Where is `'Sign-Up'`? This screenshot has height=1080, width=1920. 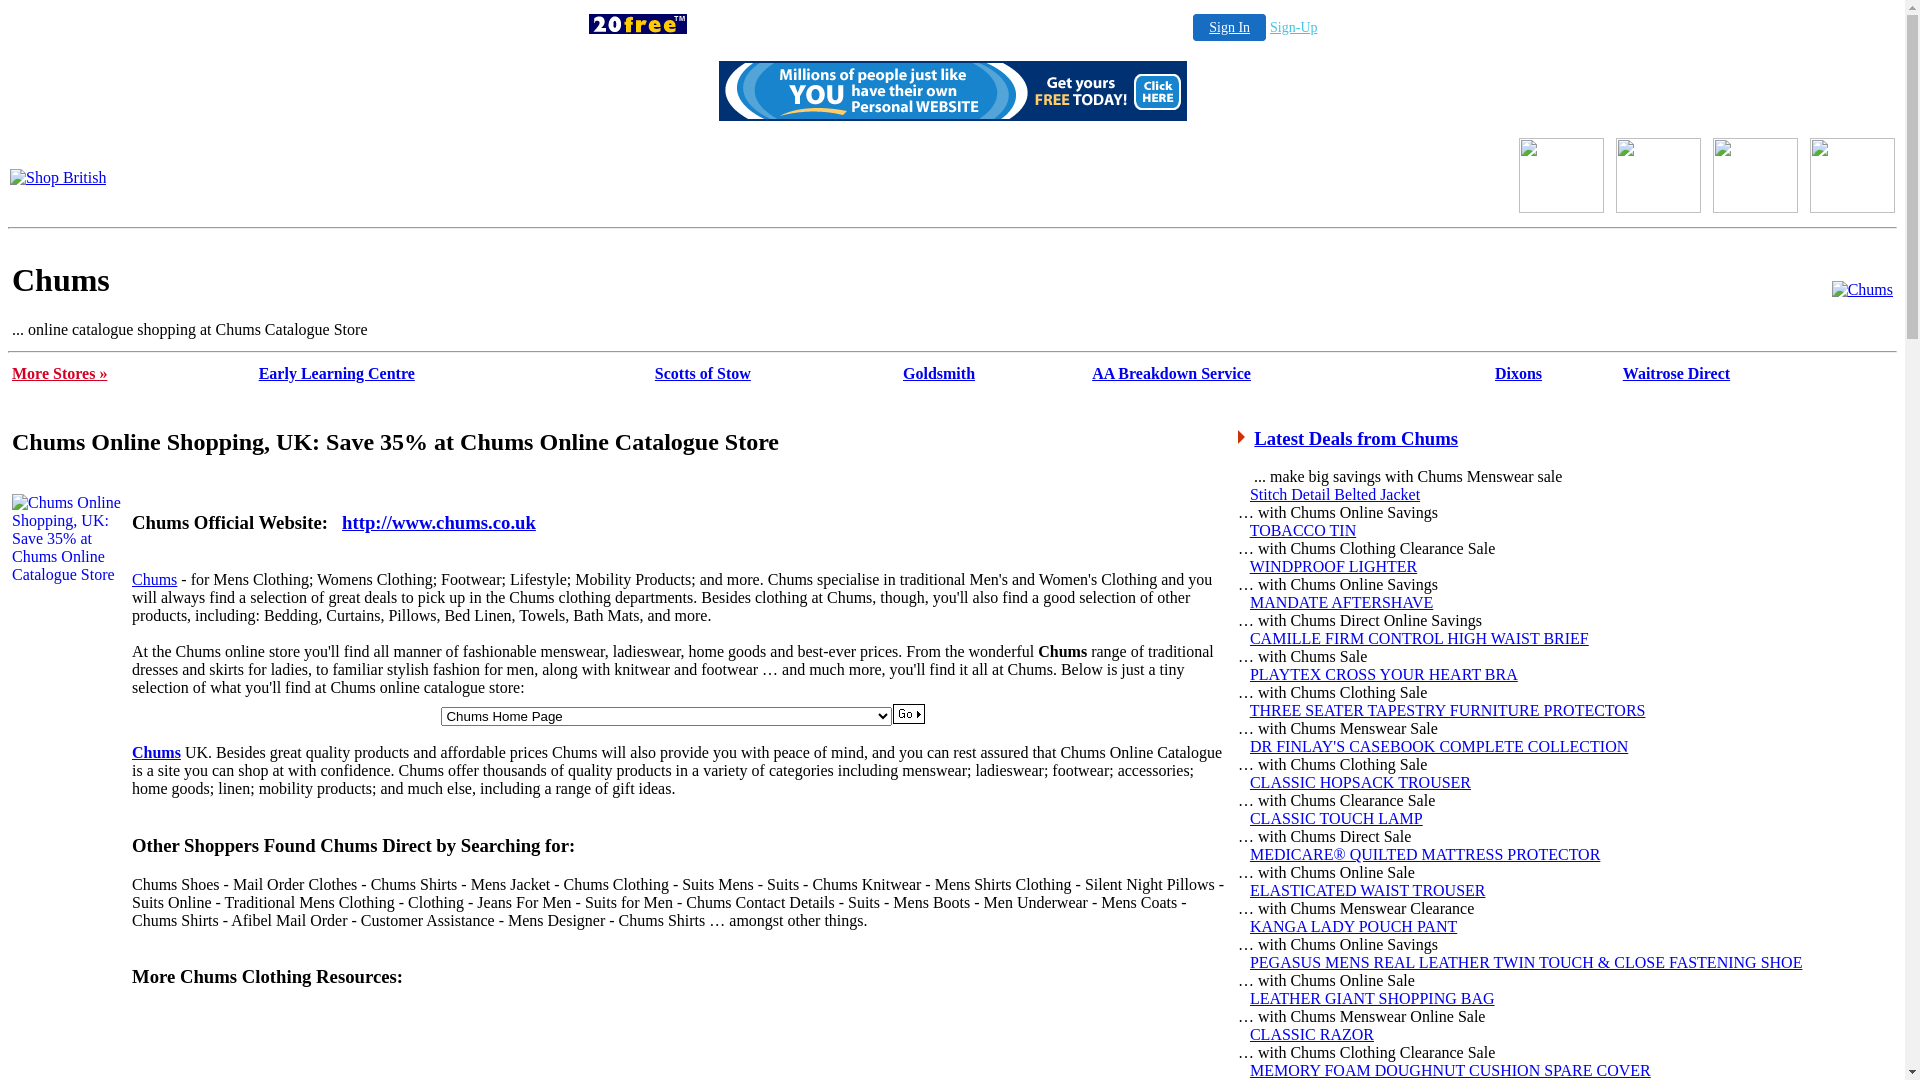 'Sign-Up' is located at coordinates (1293, 27).